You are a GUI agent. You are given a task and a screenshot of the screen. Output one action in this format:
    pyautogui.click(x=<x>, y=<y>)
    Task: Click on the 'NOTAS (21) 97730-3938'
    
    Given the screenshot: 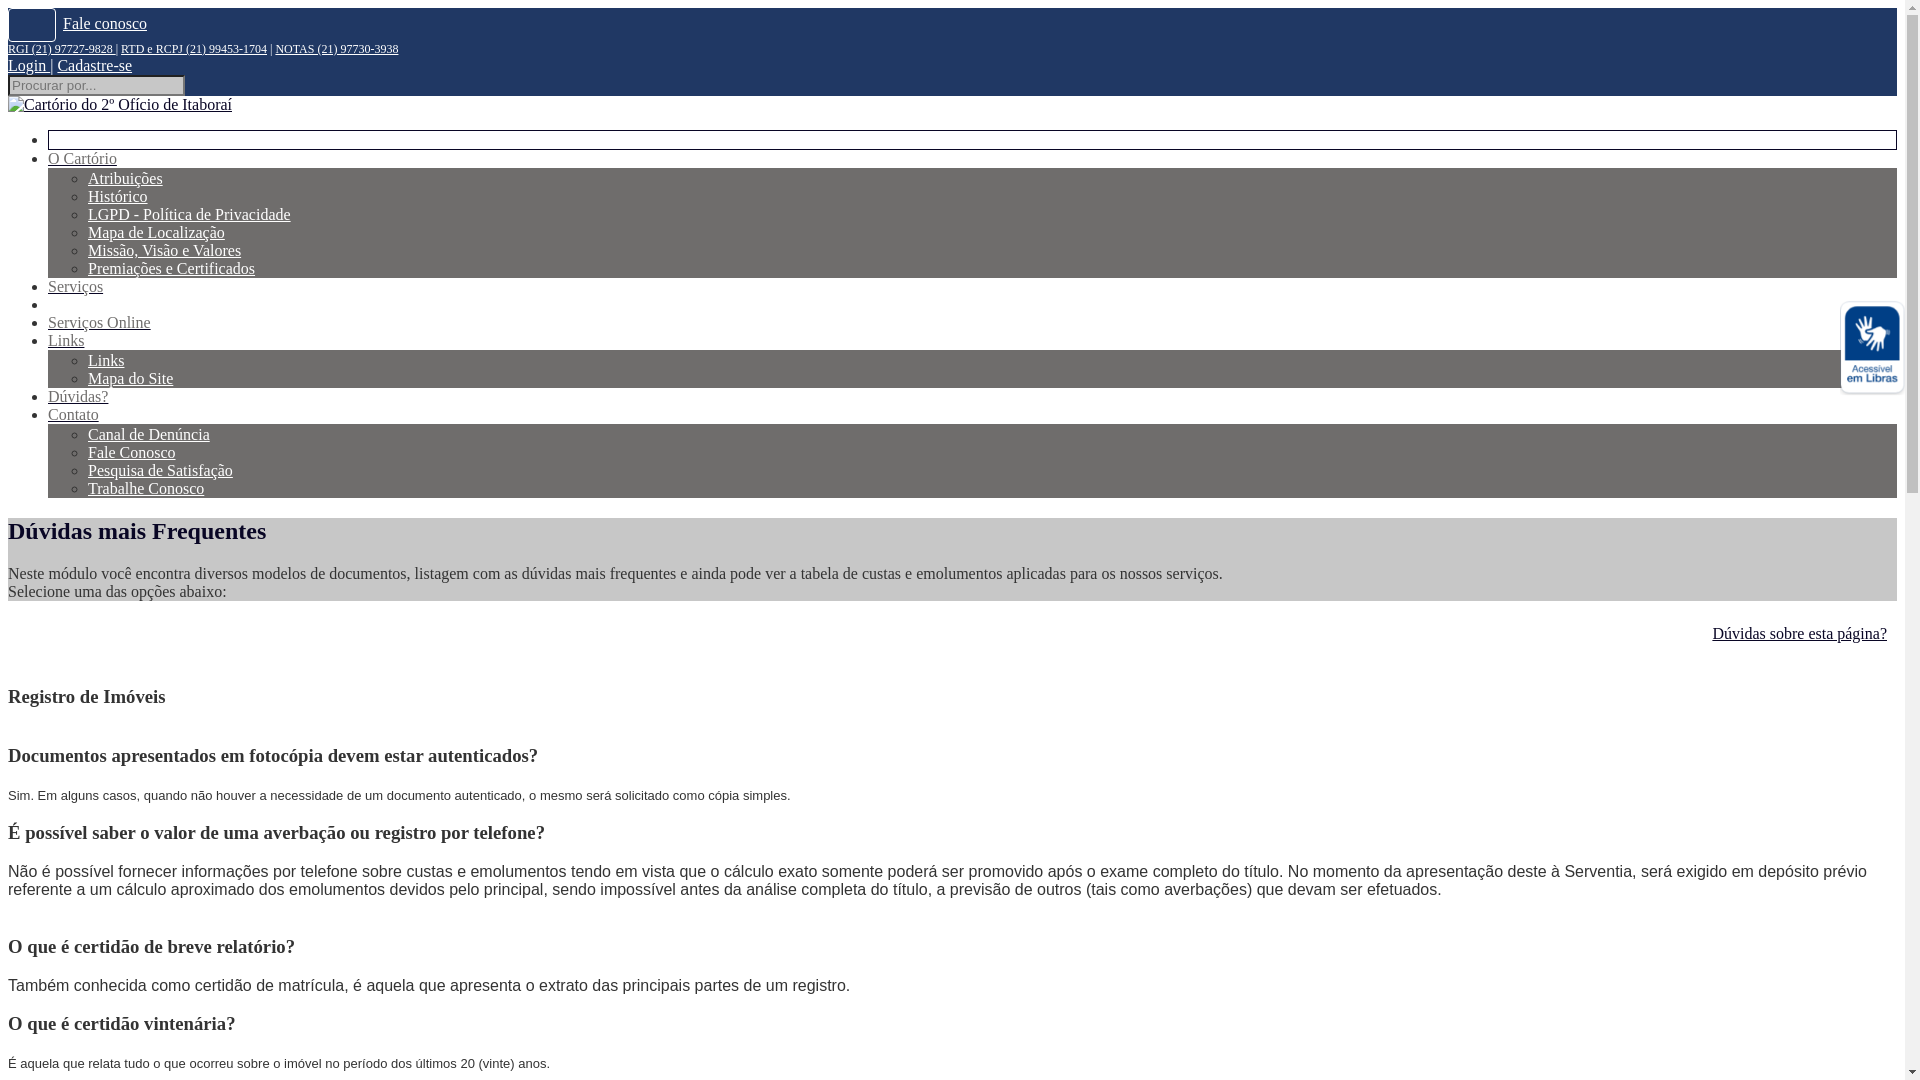 What is the action you would take?
    pyautogui.click(x=336, y=48)
    